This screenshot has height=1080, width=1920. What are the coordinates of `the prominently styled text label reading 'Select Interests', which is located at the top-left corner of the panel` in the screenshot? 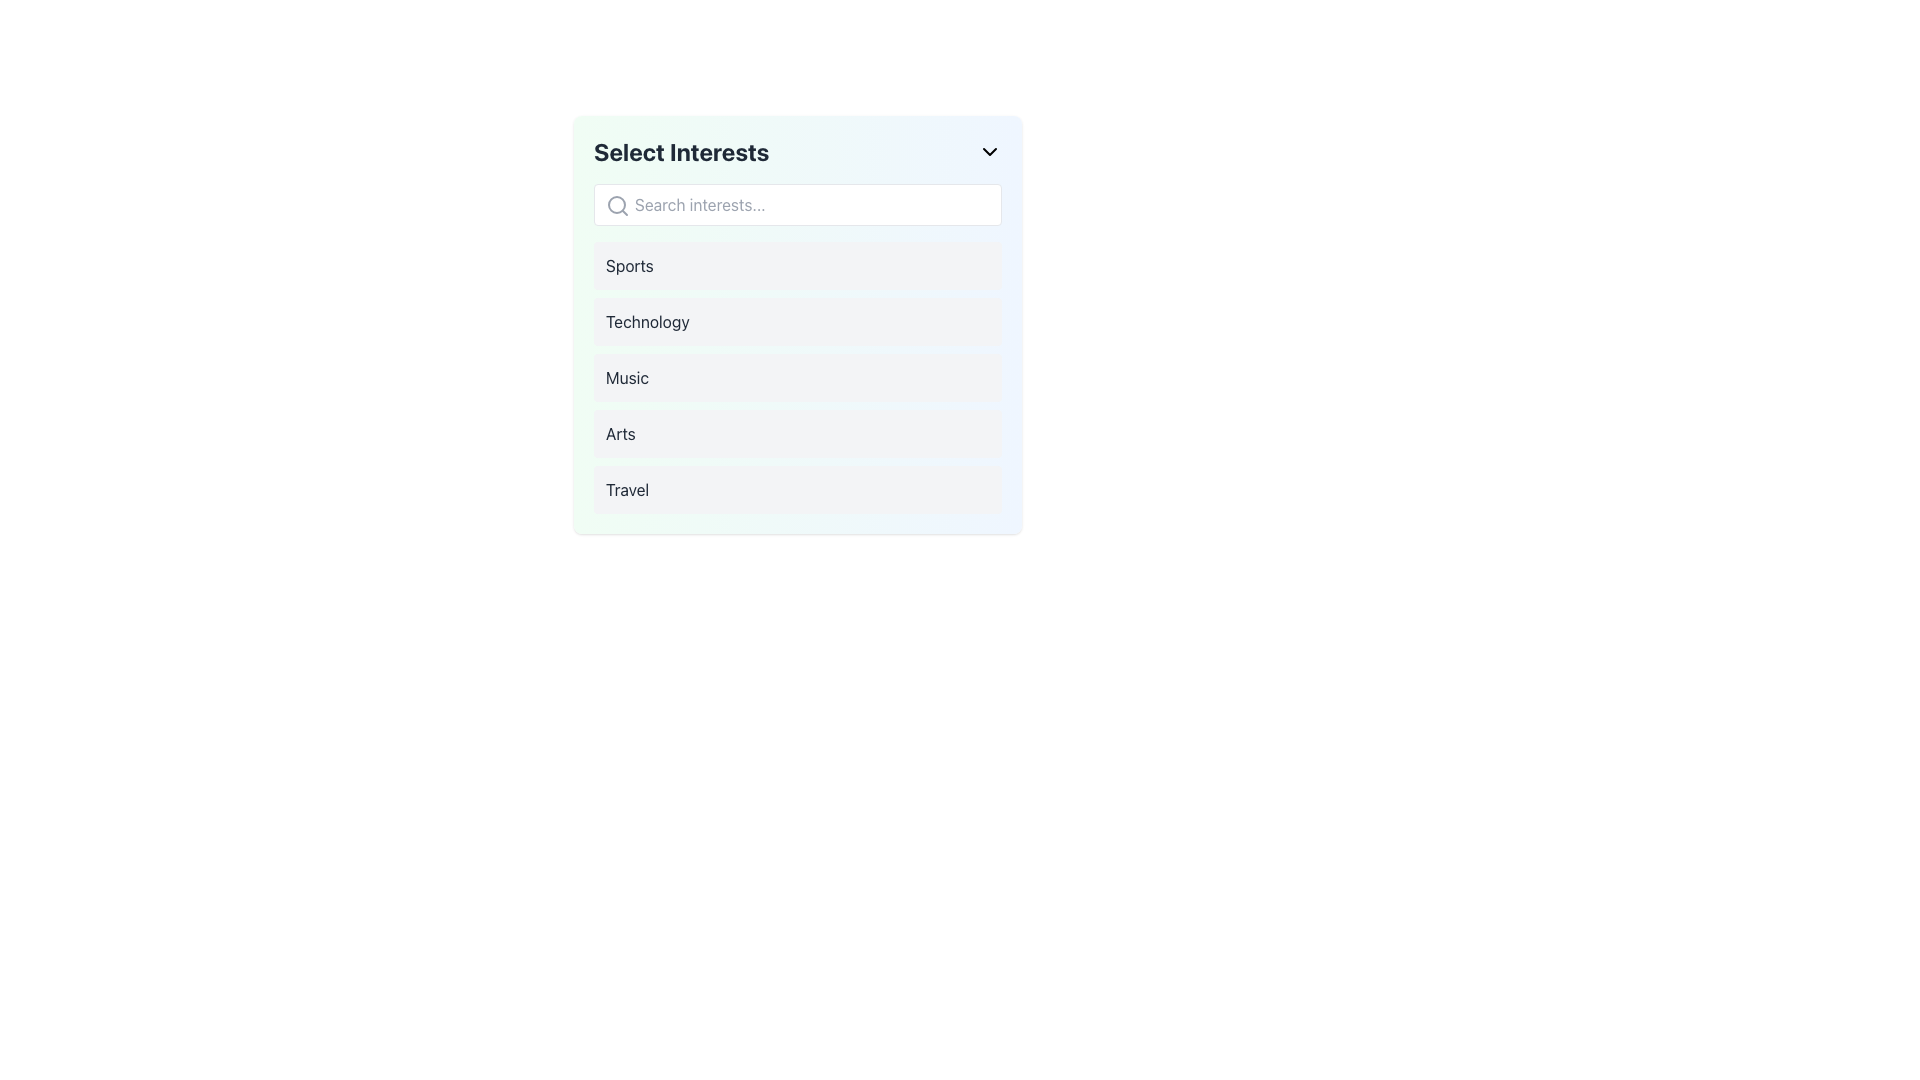 It's located at (681, 150).